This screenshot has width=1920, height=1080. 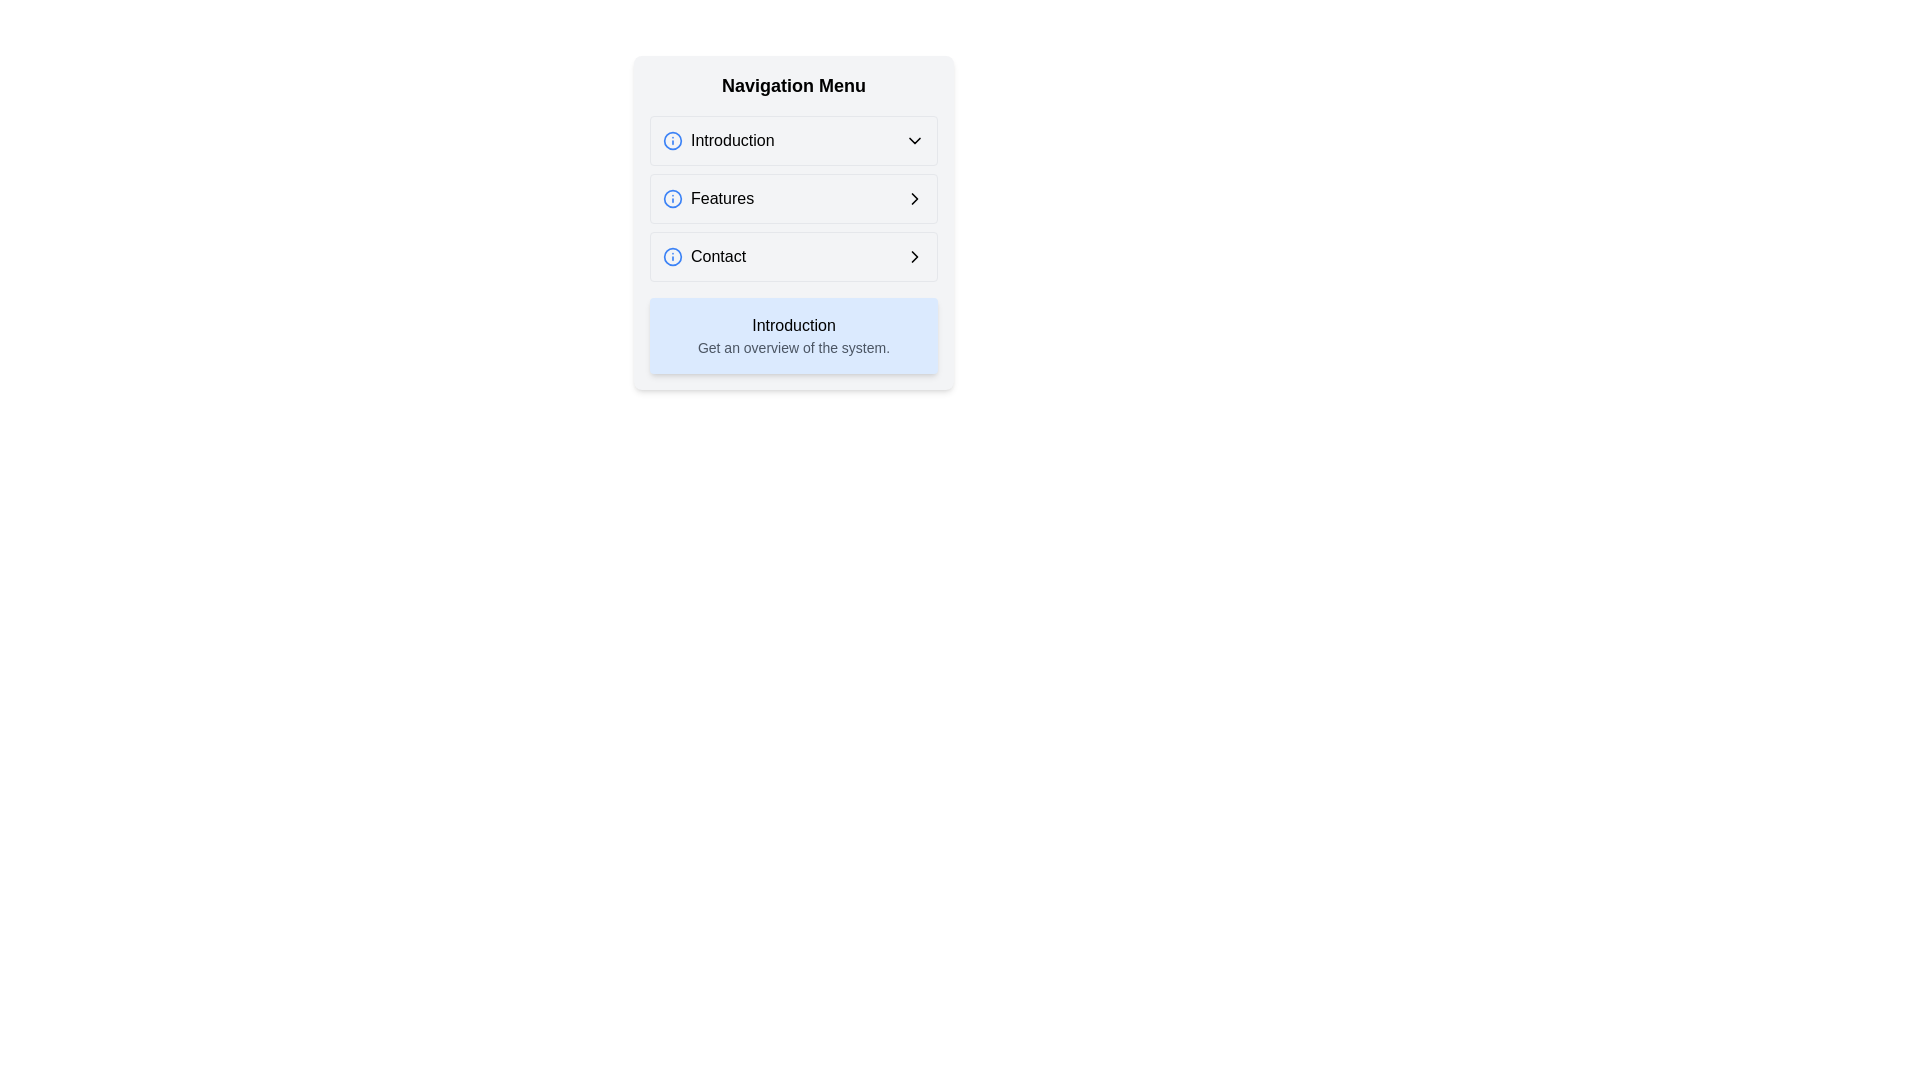 I want to click on the small black chevron-shaped icon in the navigation menu, located to the right of the 'Contact' menu option, so click(x=914, y=199).